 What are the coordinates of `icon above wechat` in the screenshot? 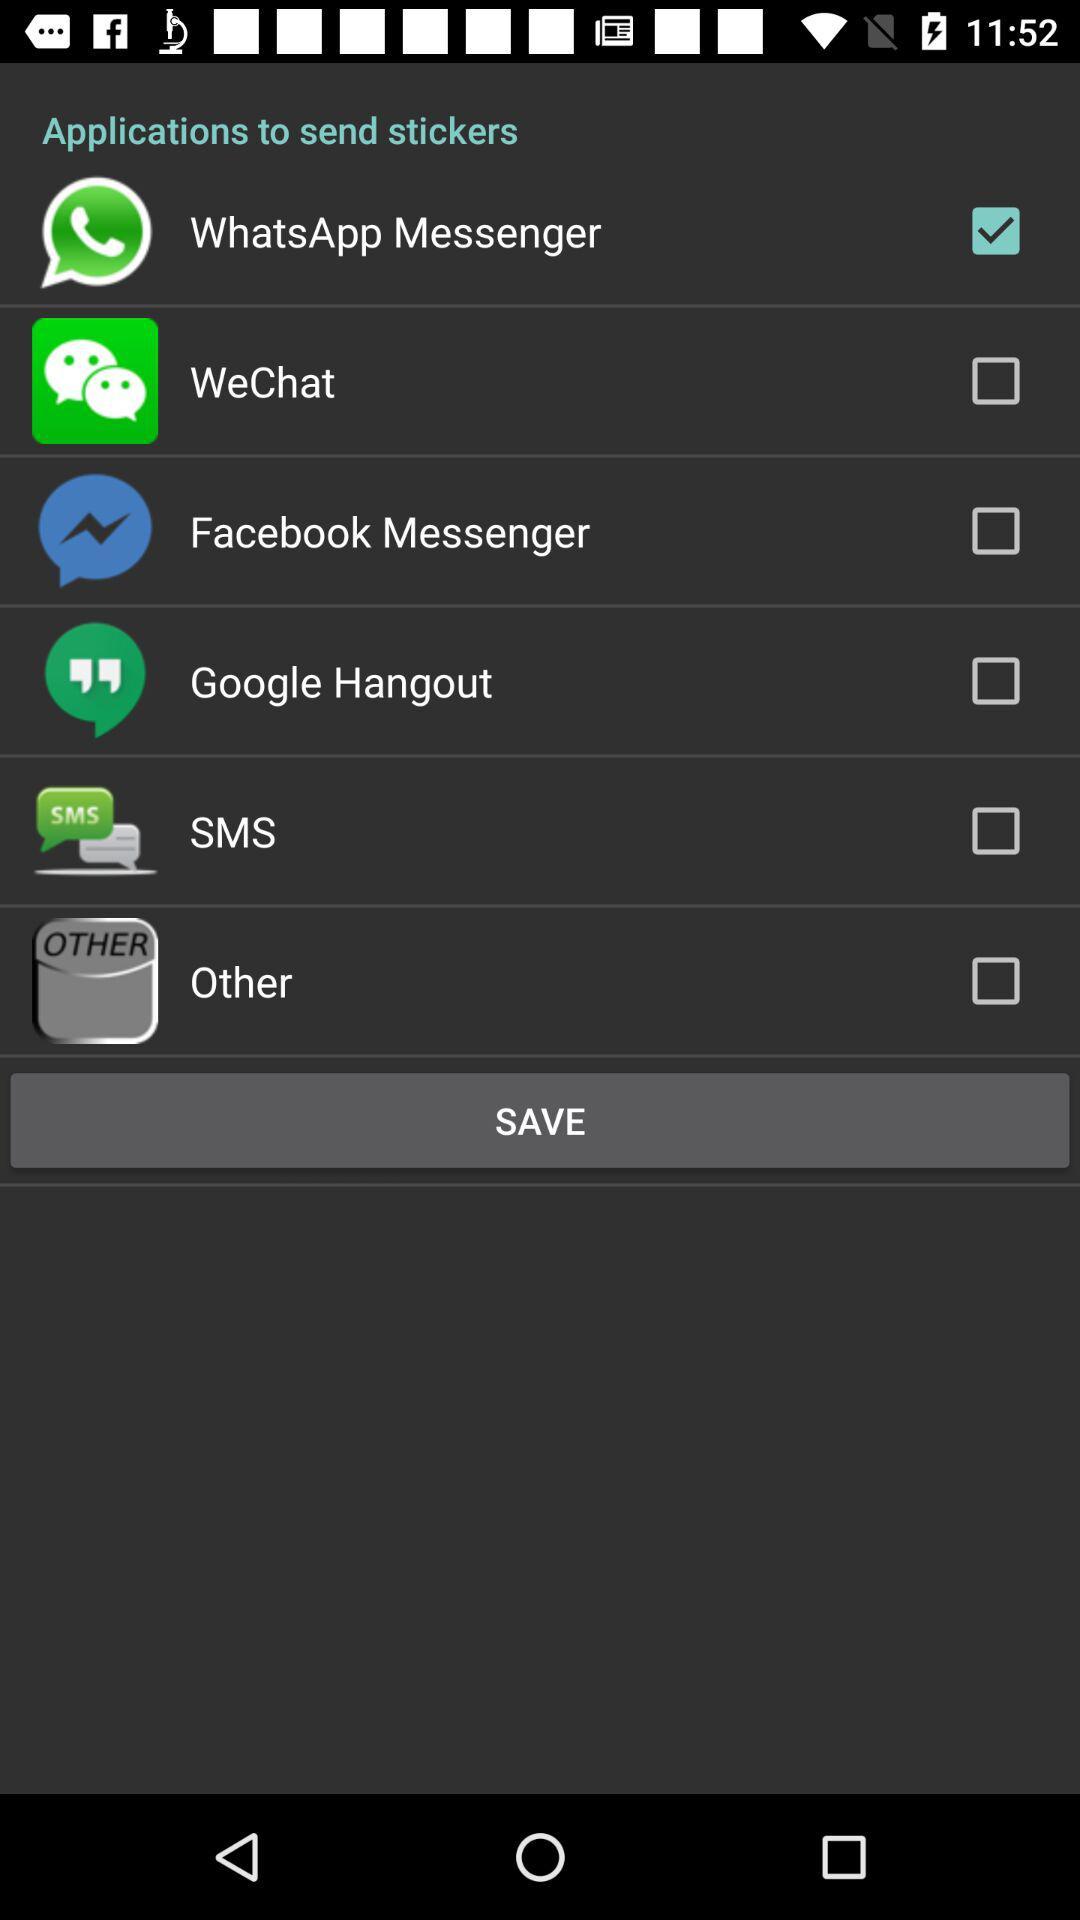 It's located at (395, 230).